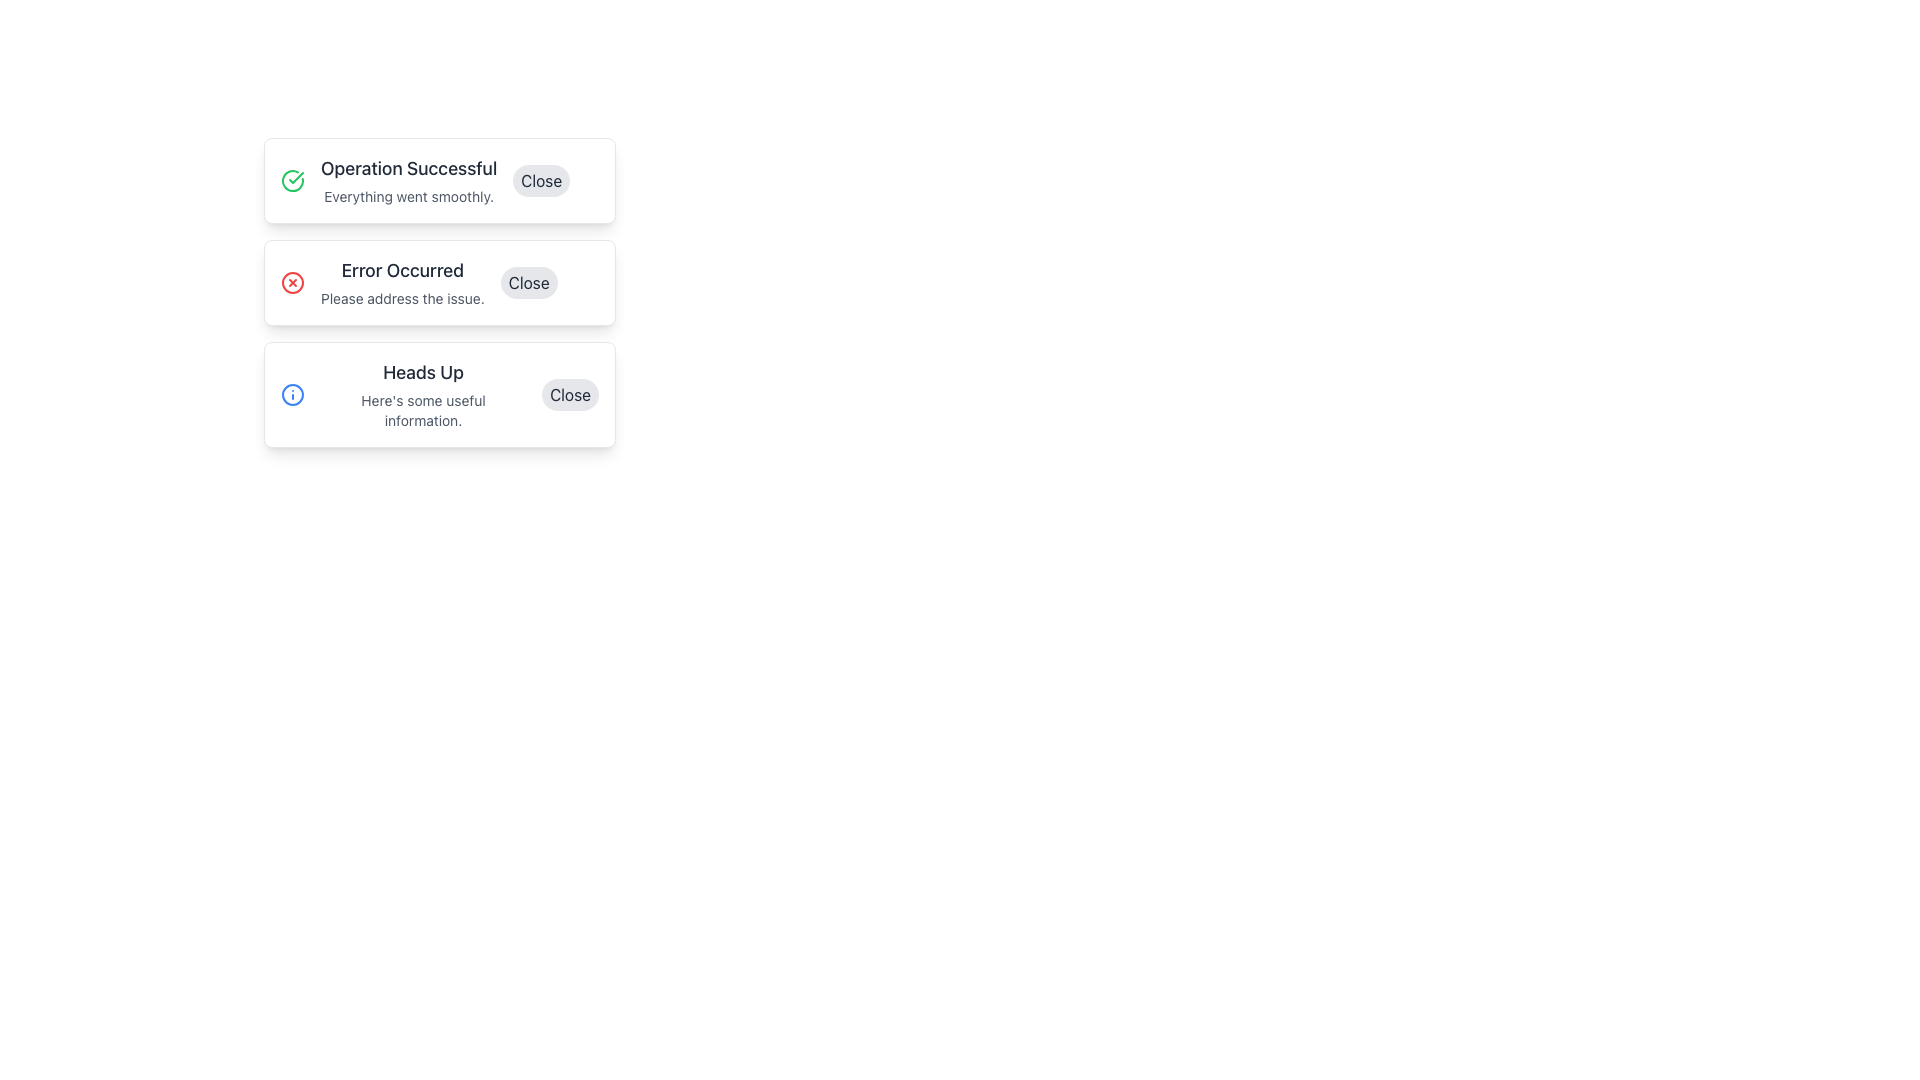  What do you see at coordinates (291, 394) in the screenshot?
I see `the first graphical component of the SVG associated with the 'Heads Up' notification bar, located to the left of the bar's text content` at bounding box center [291, 394].